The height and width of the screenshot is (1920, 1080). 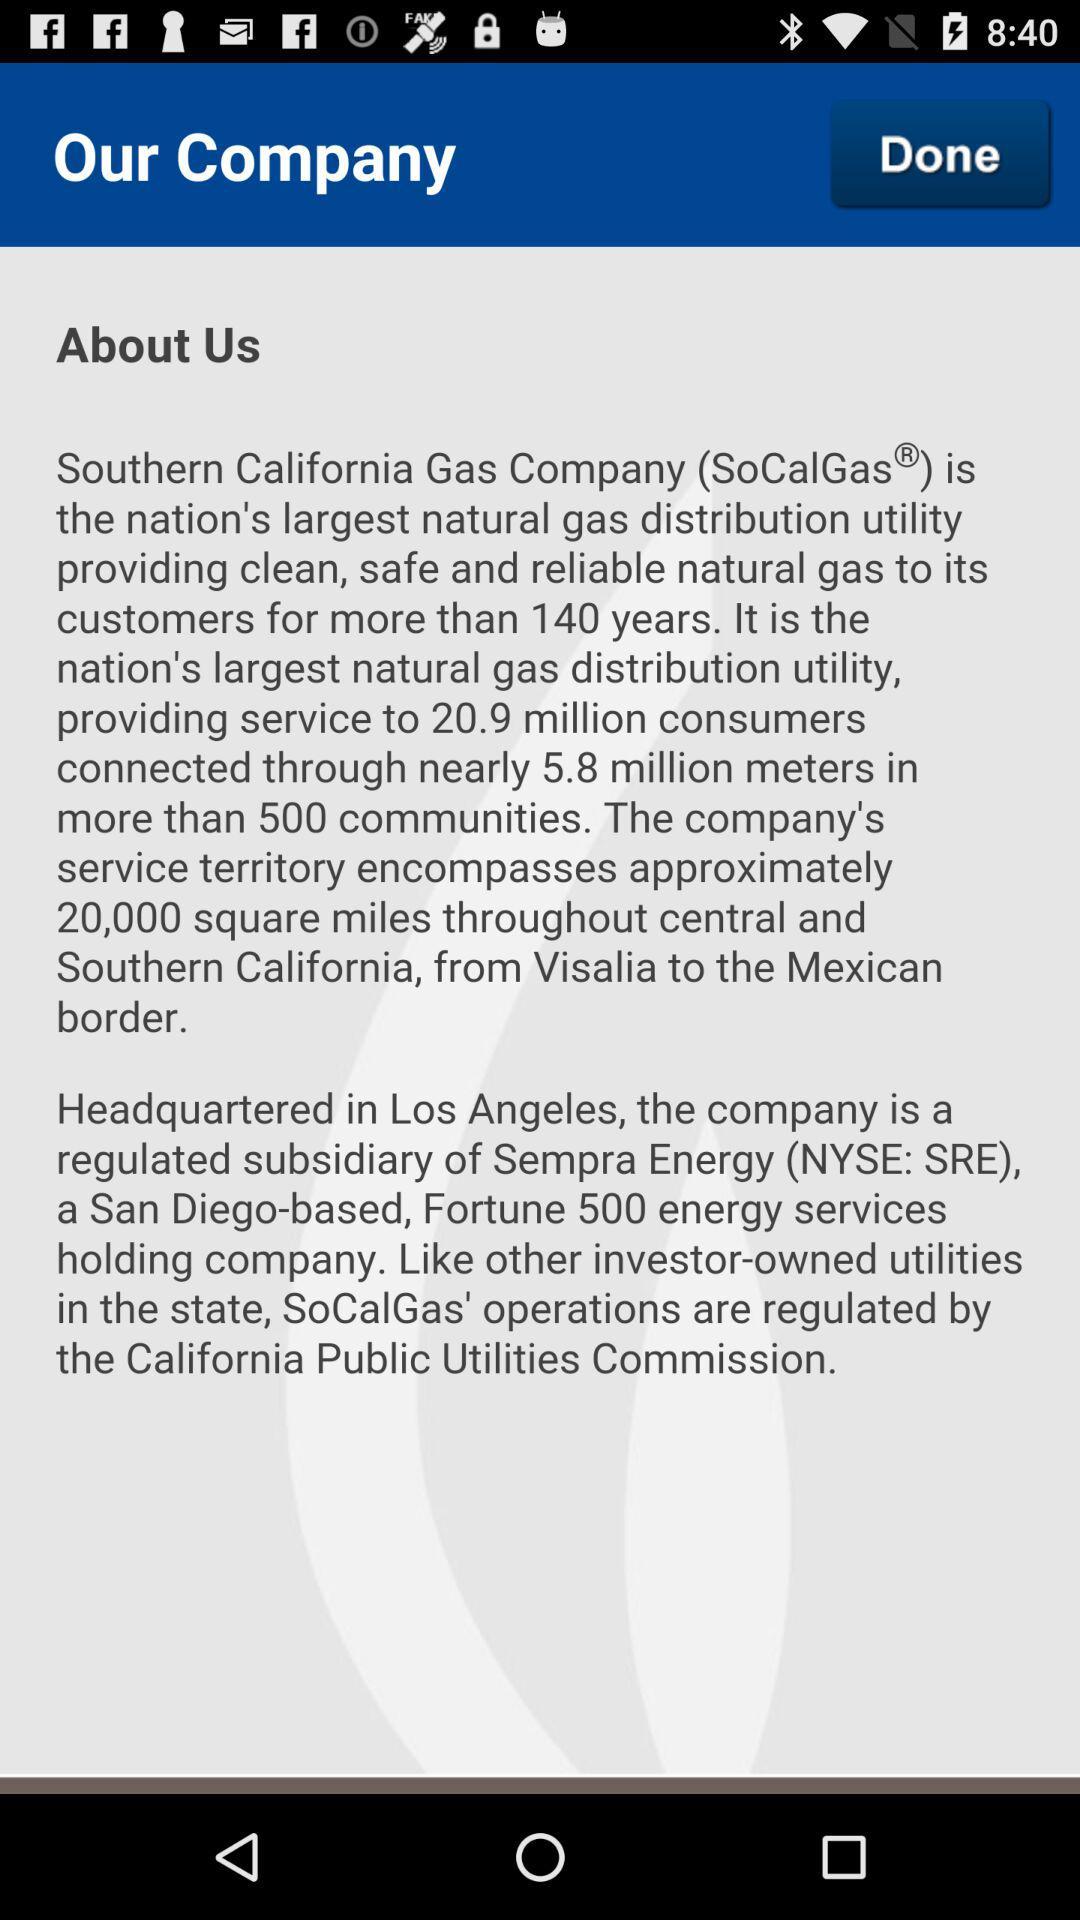 I want to click on gas mapping app, so click(x=941, y=153).